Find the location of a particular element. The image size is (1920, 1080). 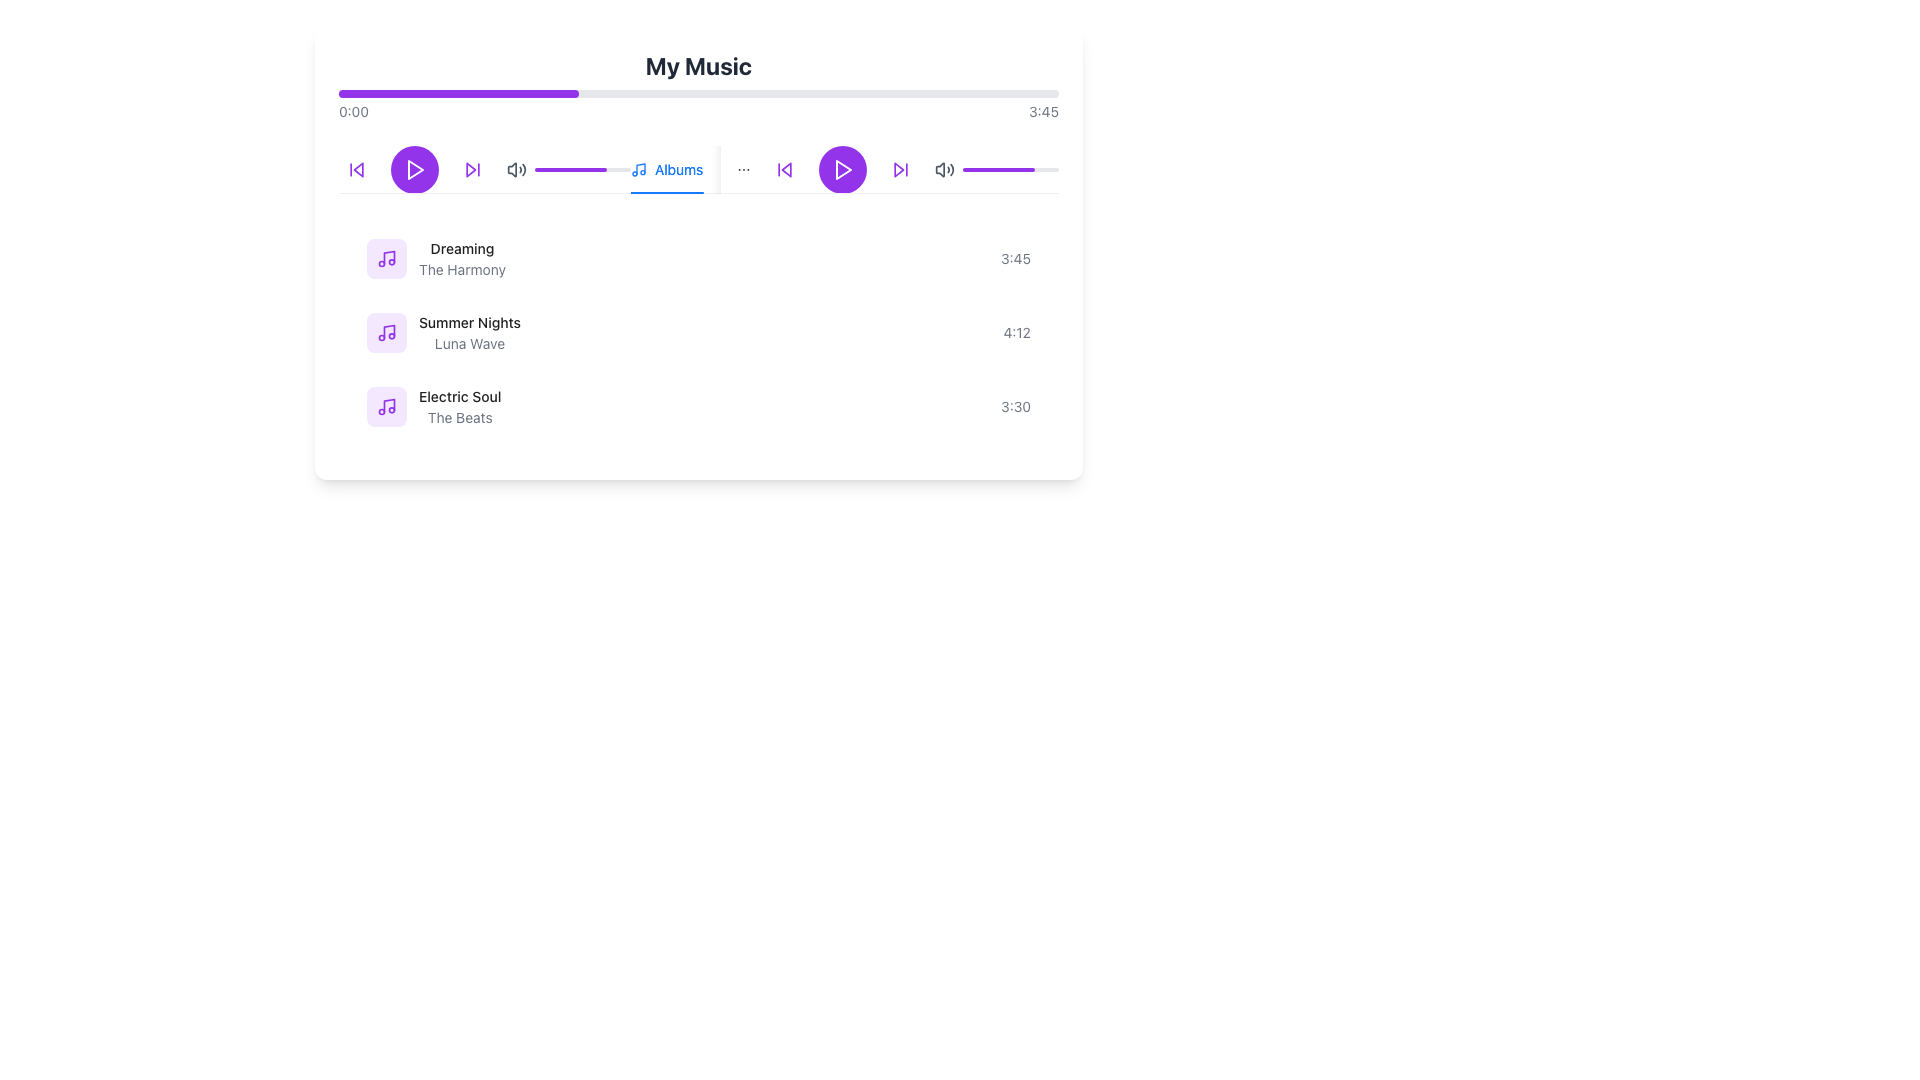

the progress value is located at coordinates (617, 168).